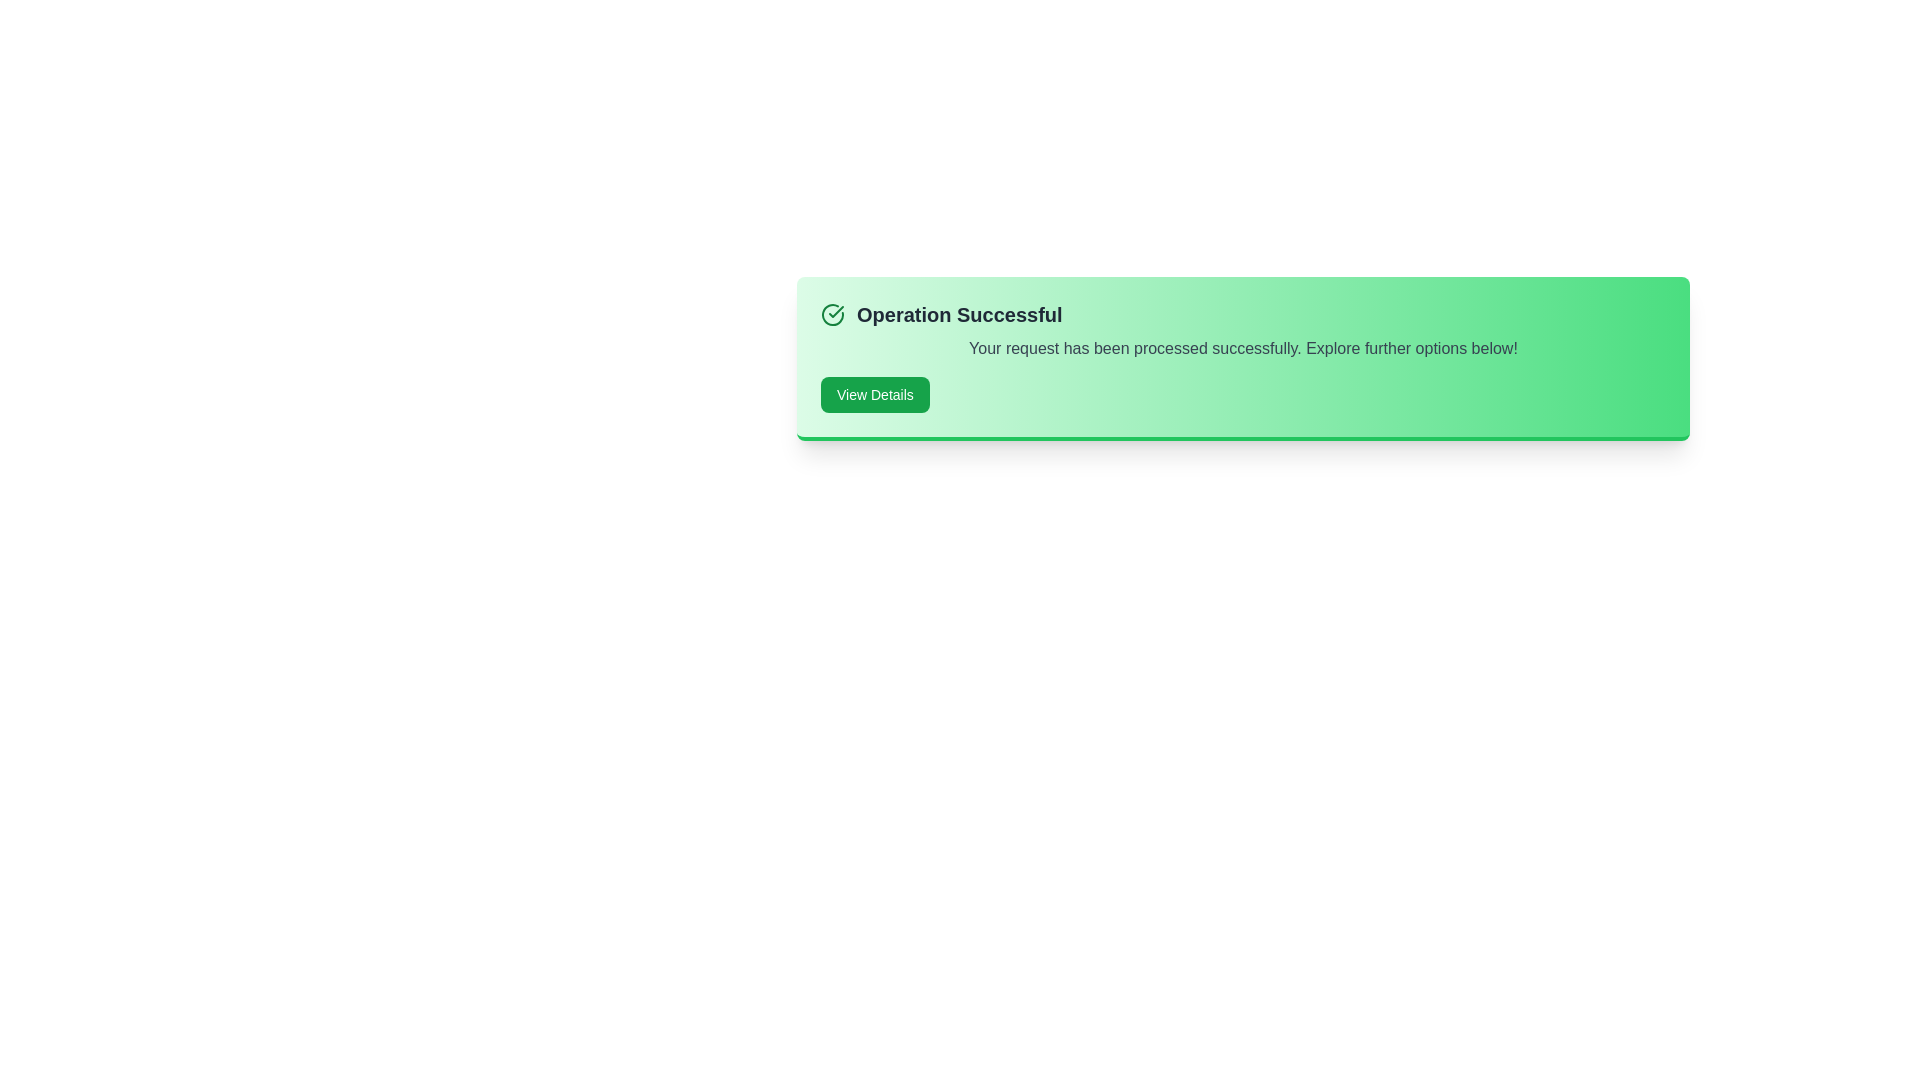 The height and width of the screenshot is (1080, 1920). What do you see at coordinates (820, 335) in the screenshot?
I see `the alert description text within the bounds of the description element` at bounding box center [820, 335].